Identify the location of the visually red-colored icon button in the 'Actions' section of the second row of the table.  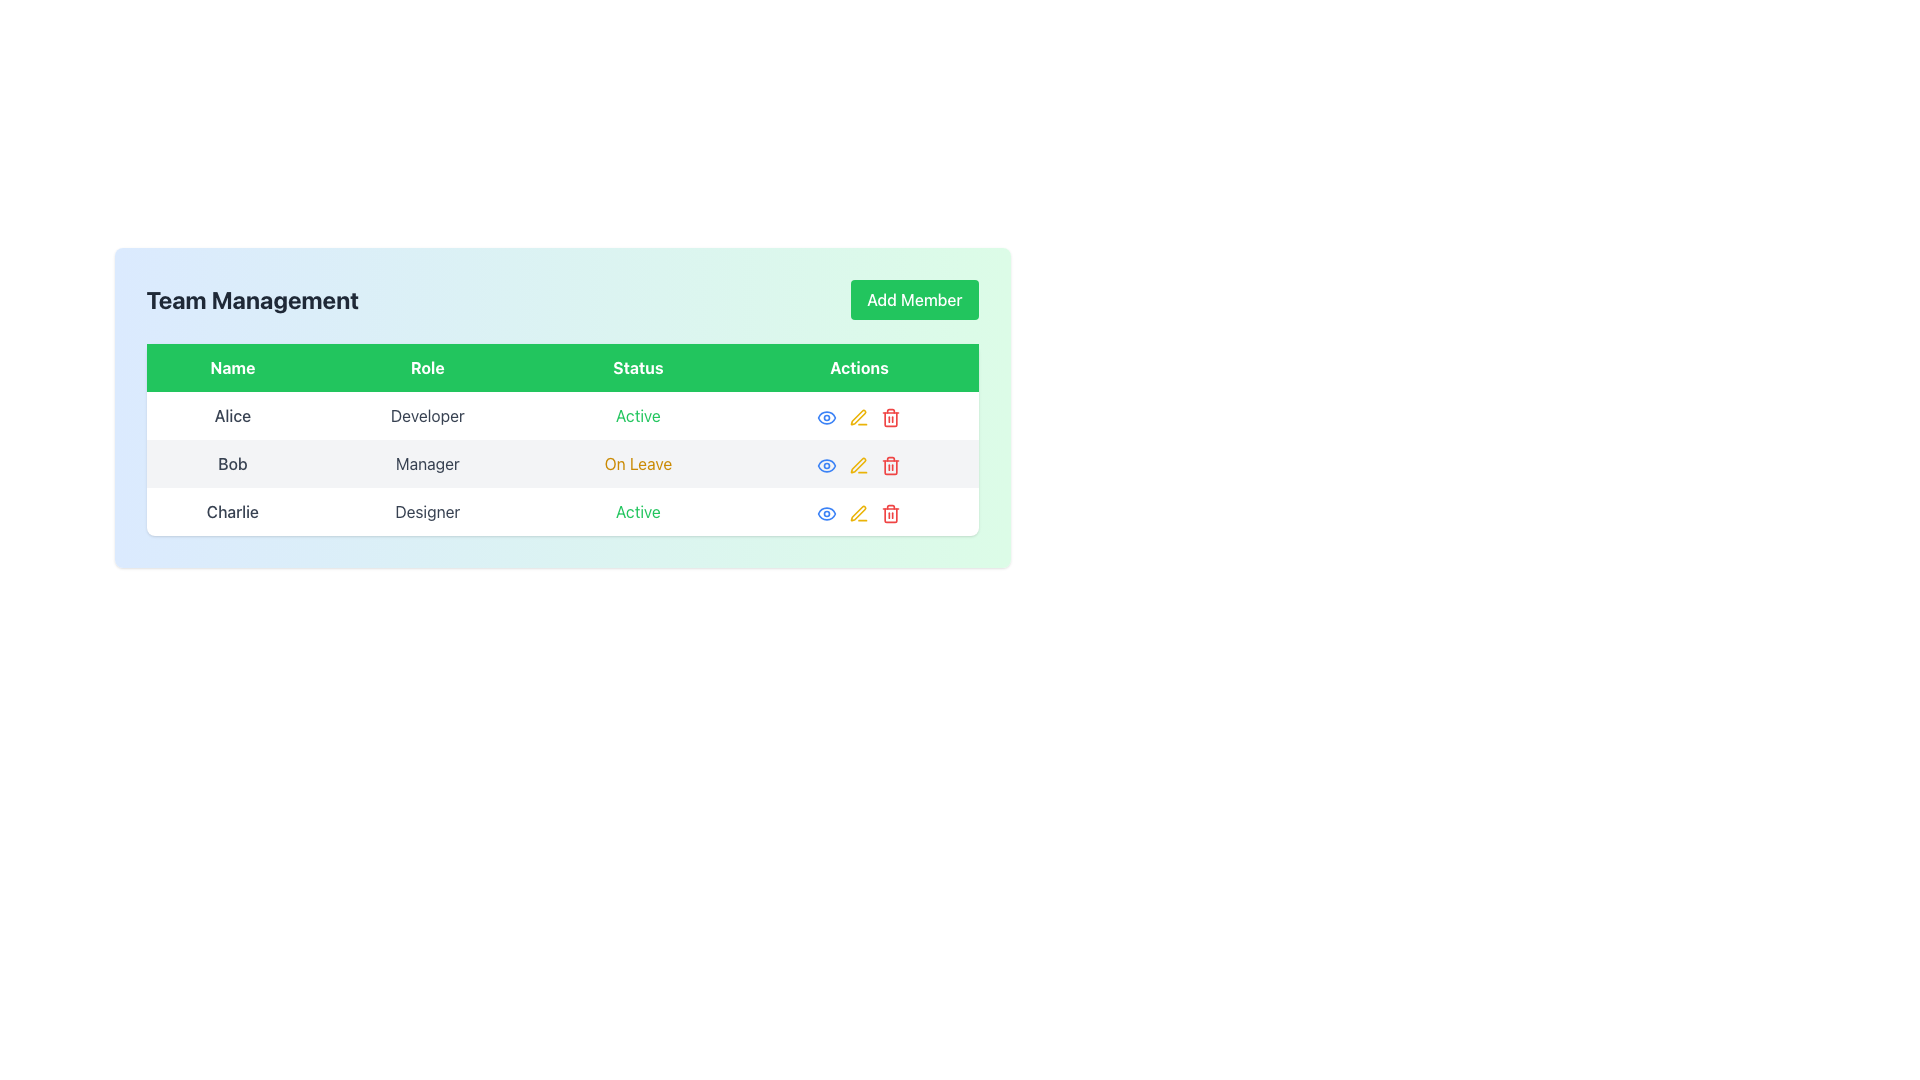
(890, 416).